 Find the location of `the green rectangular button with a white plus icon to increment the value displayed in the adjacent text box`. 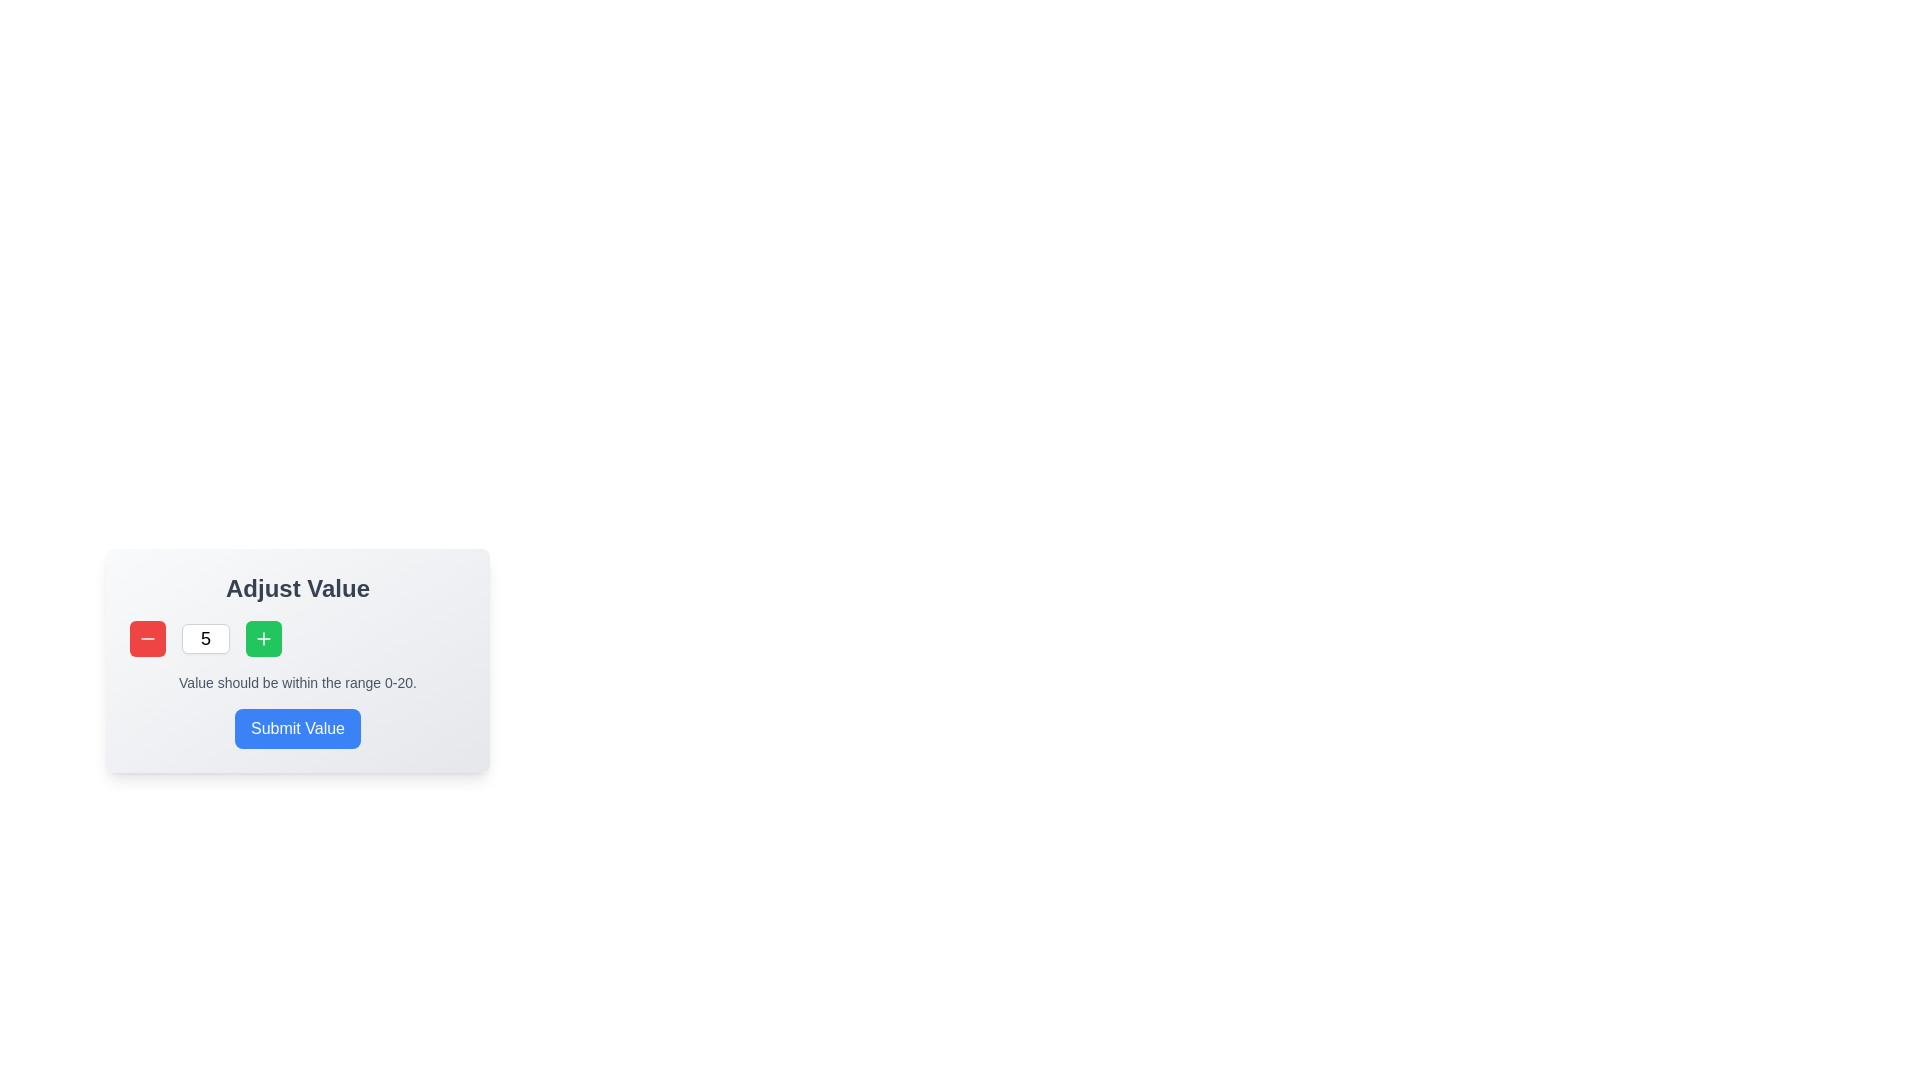

the green rectangular button with a white plus icon to increment the value displayed in the adjacent text box is located at coordinates (263, 639).